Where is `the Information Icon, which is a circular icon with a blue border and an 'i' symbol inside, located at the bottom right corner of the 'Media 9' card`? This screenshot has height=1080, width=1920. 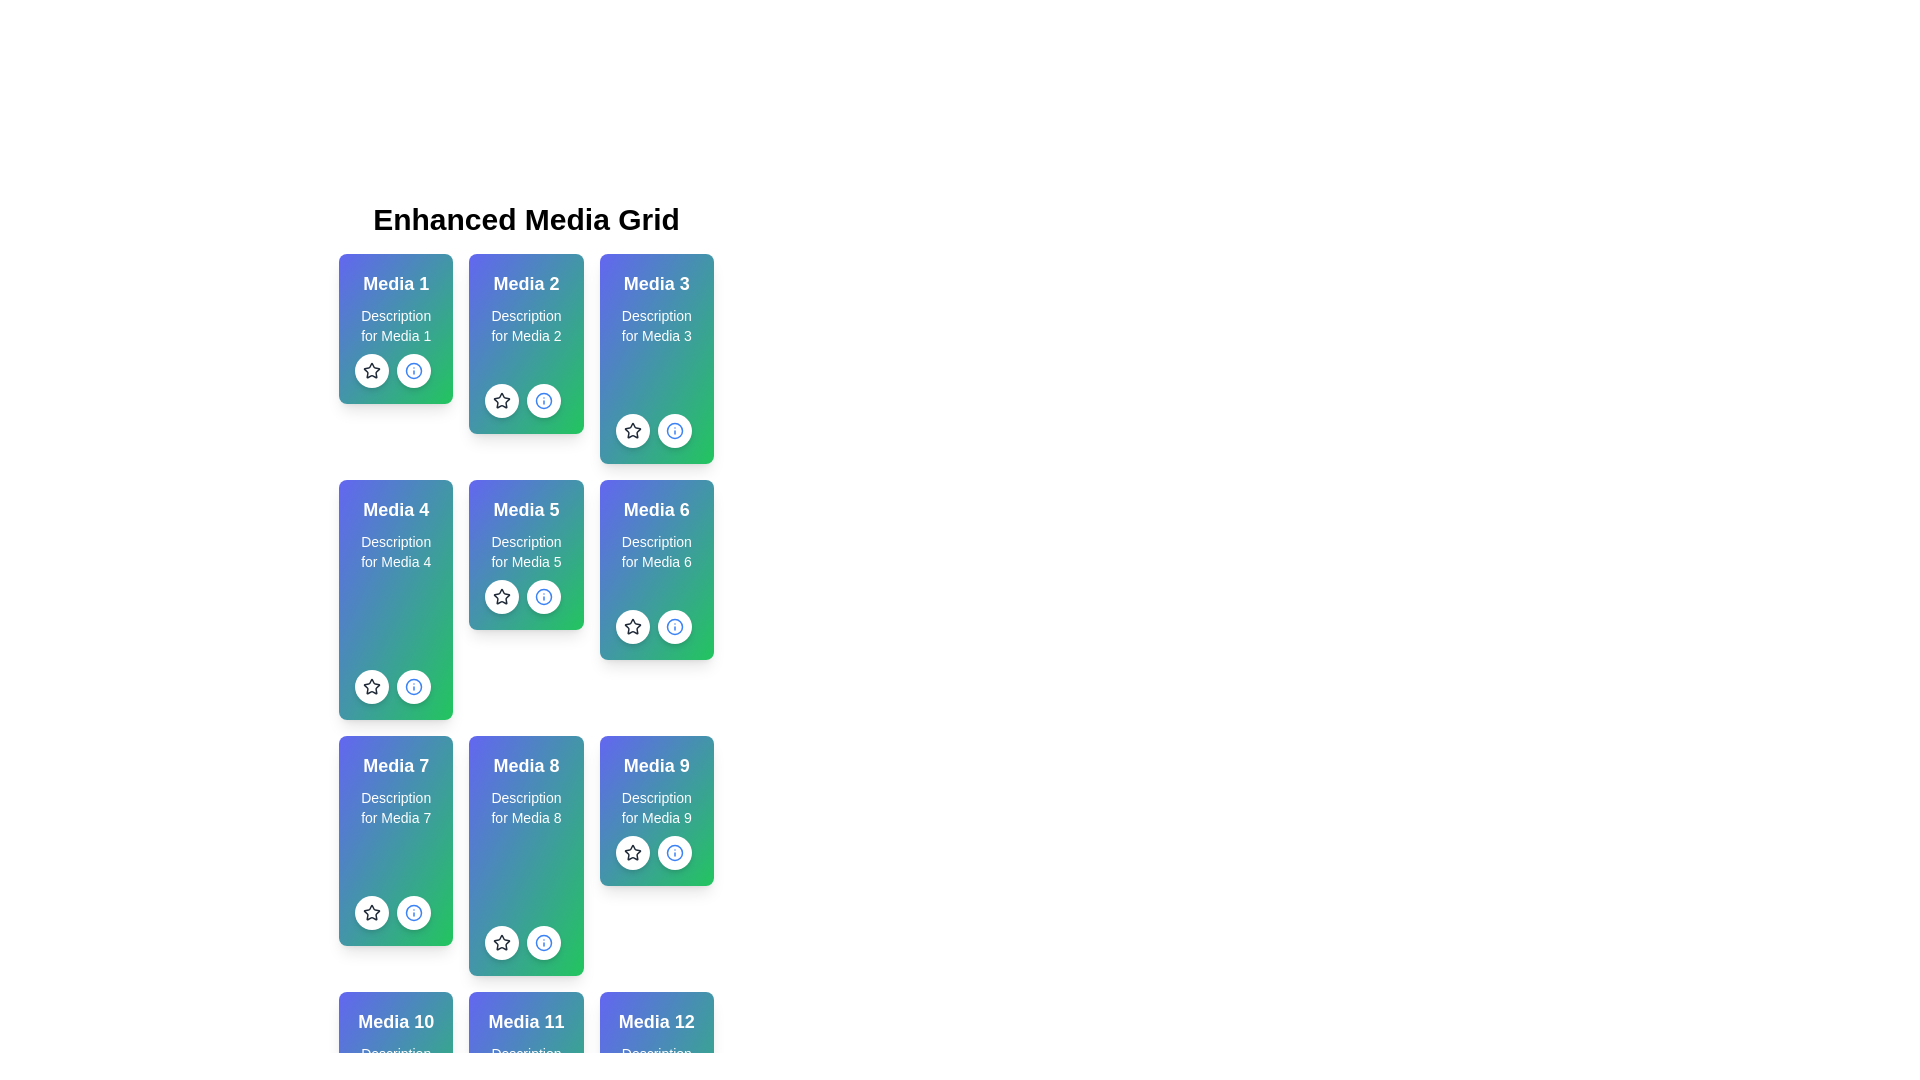 the Information Icon, which is a circular icon with a blue border and an 'i' symbol inside, located at the bottom right corner of the 'Media 9' card is located at coordinates (674, 852).